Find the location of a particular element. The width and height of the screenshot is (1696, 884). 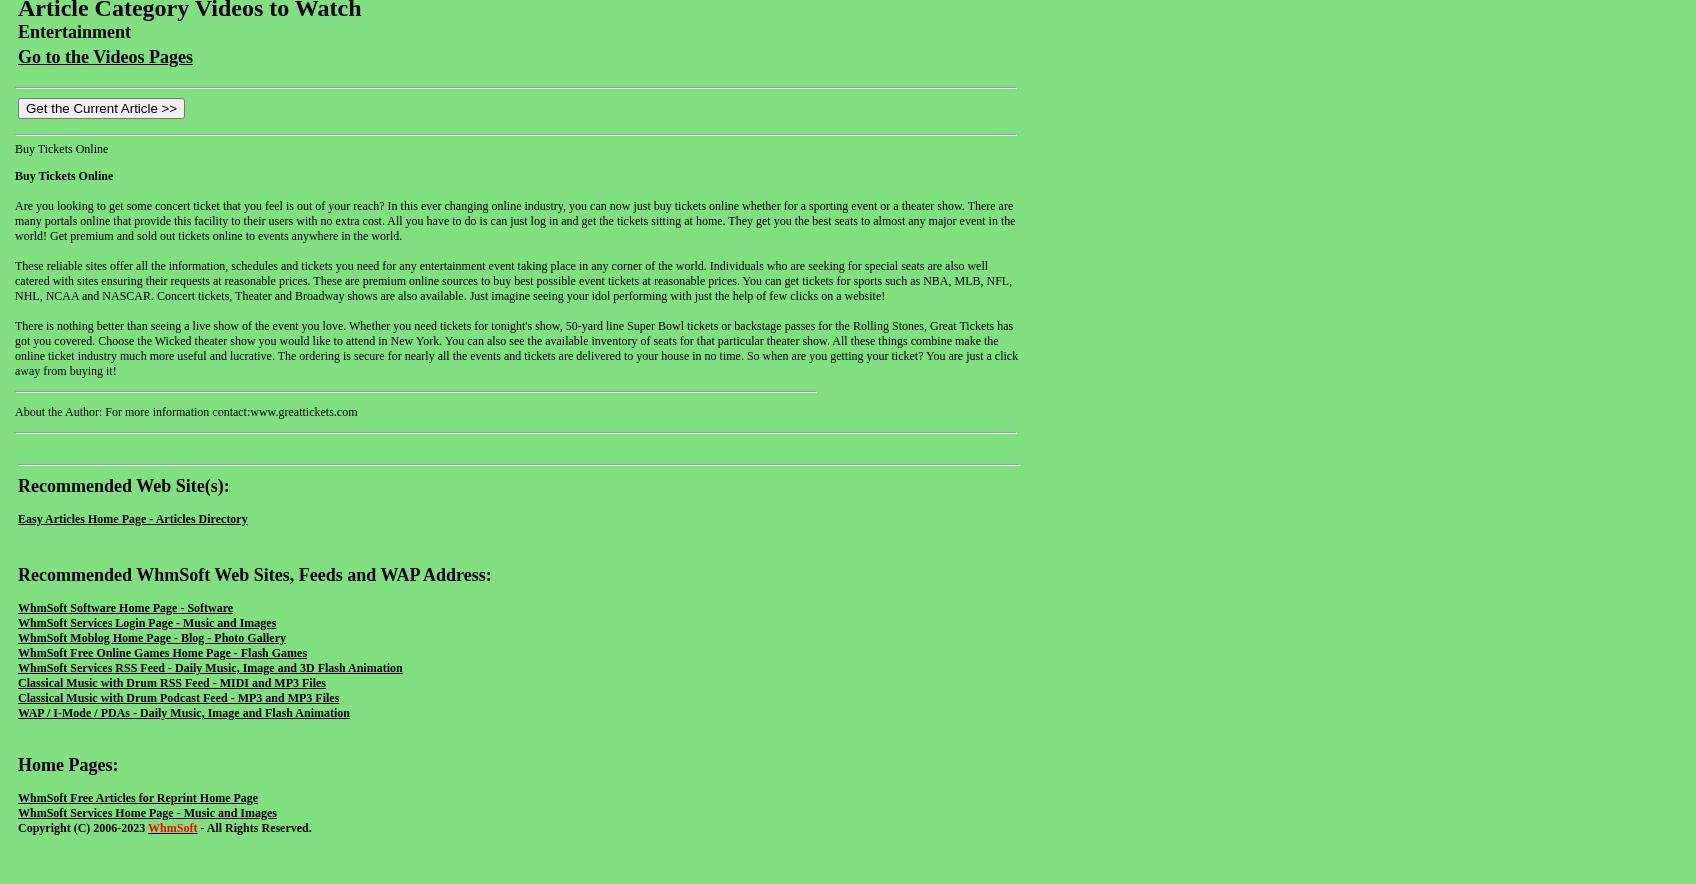

'WhmSoft Services Home Page - Music and Images' is located at coordinates (147, 812).